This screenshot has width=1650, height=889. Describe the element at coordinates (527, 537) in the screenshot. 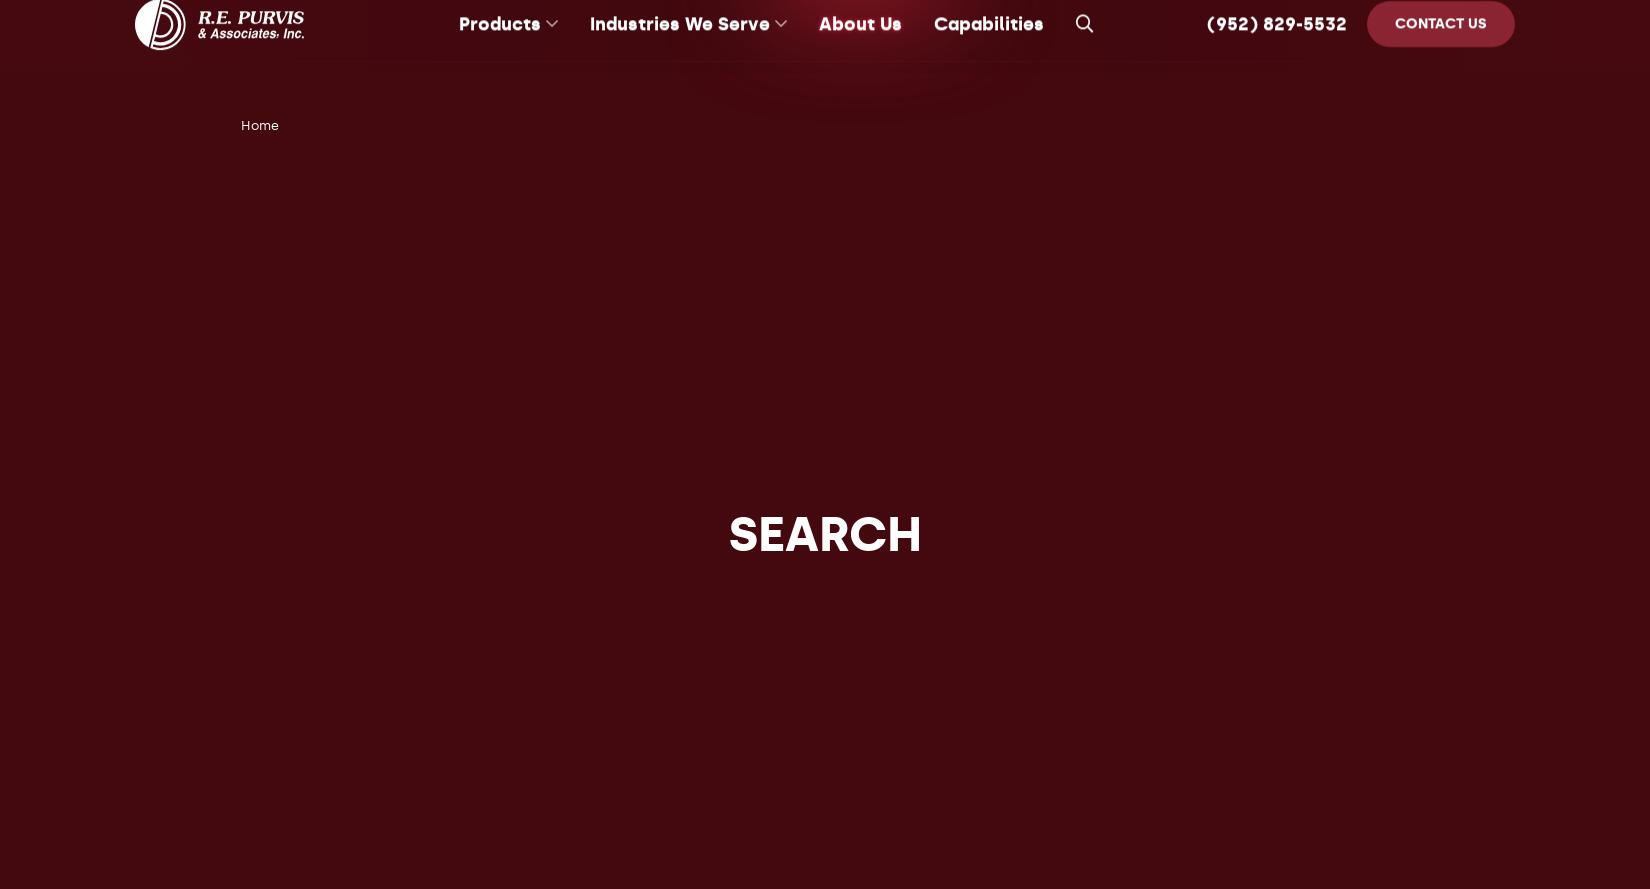

I see `'Composite Bearings'` at that location.